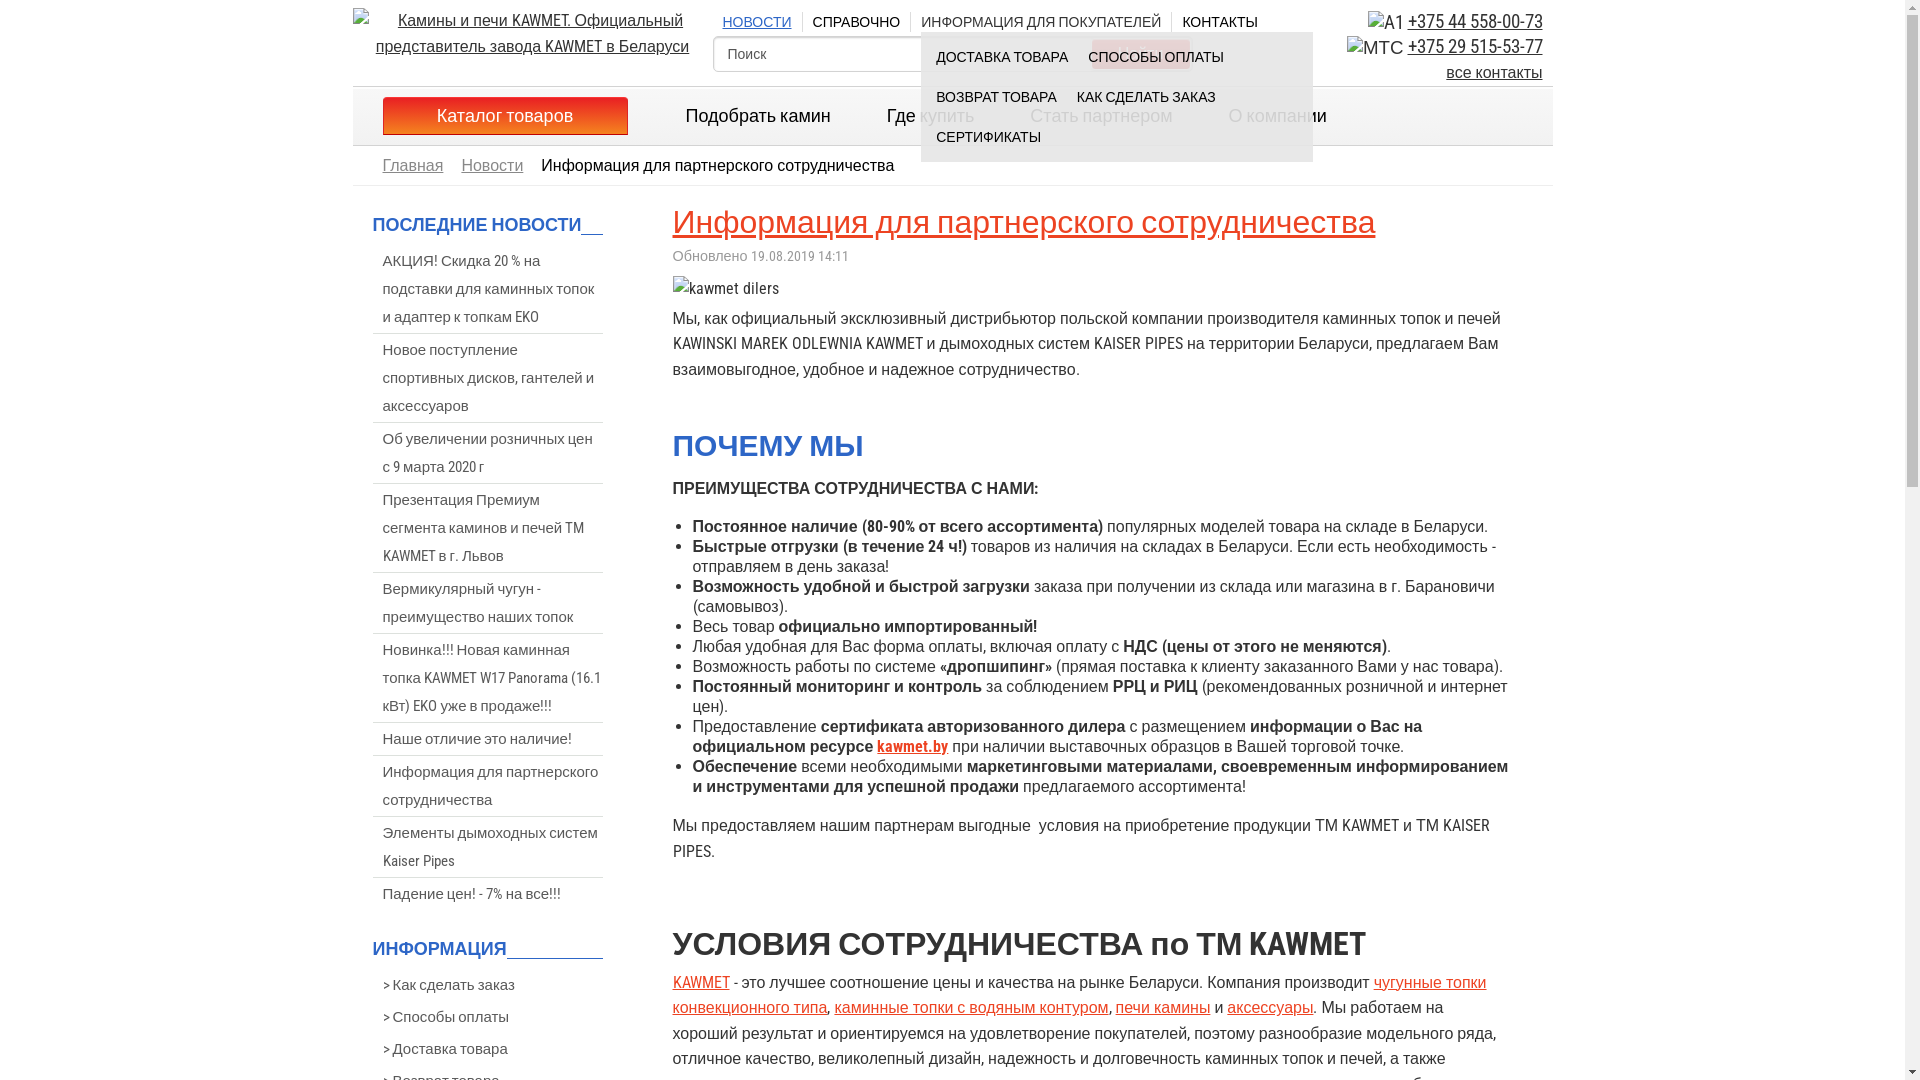 The width and height of the screenshot is (1920, 1080). What do you see at coordinates (1475, 45) in the screenshot?
I see `'+375 29 515-53-77'` at bounding box center [1475, 45].